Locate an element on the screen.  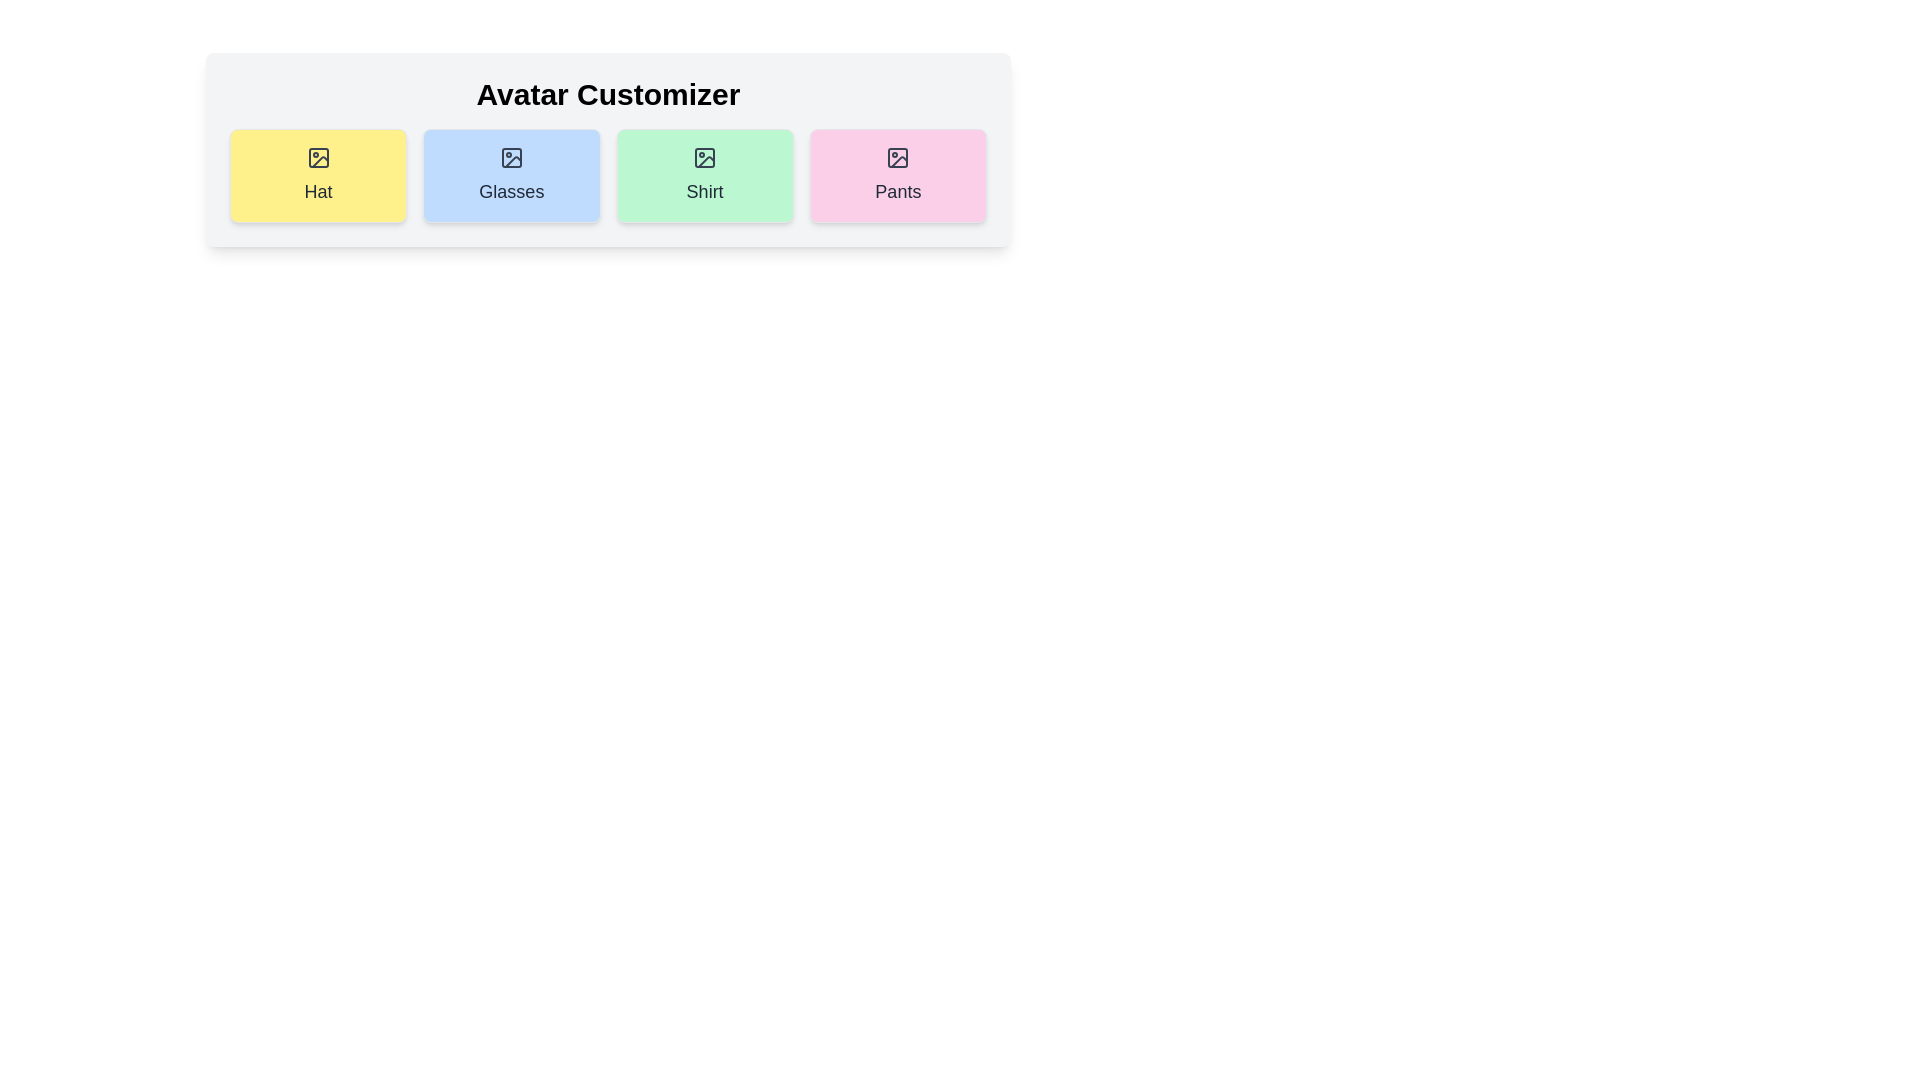
the image placeholder icon located inside the green box labeled 'Shirt', which is the third box from the left under the 'Avatar Customizer' heading is located at coordinates (705, 157).